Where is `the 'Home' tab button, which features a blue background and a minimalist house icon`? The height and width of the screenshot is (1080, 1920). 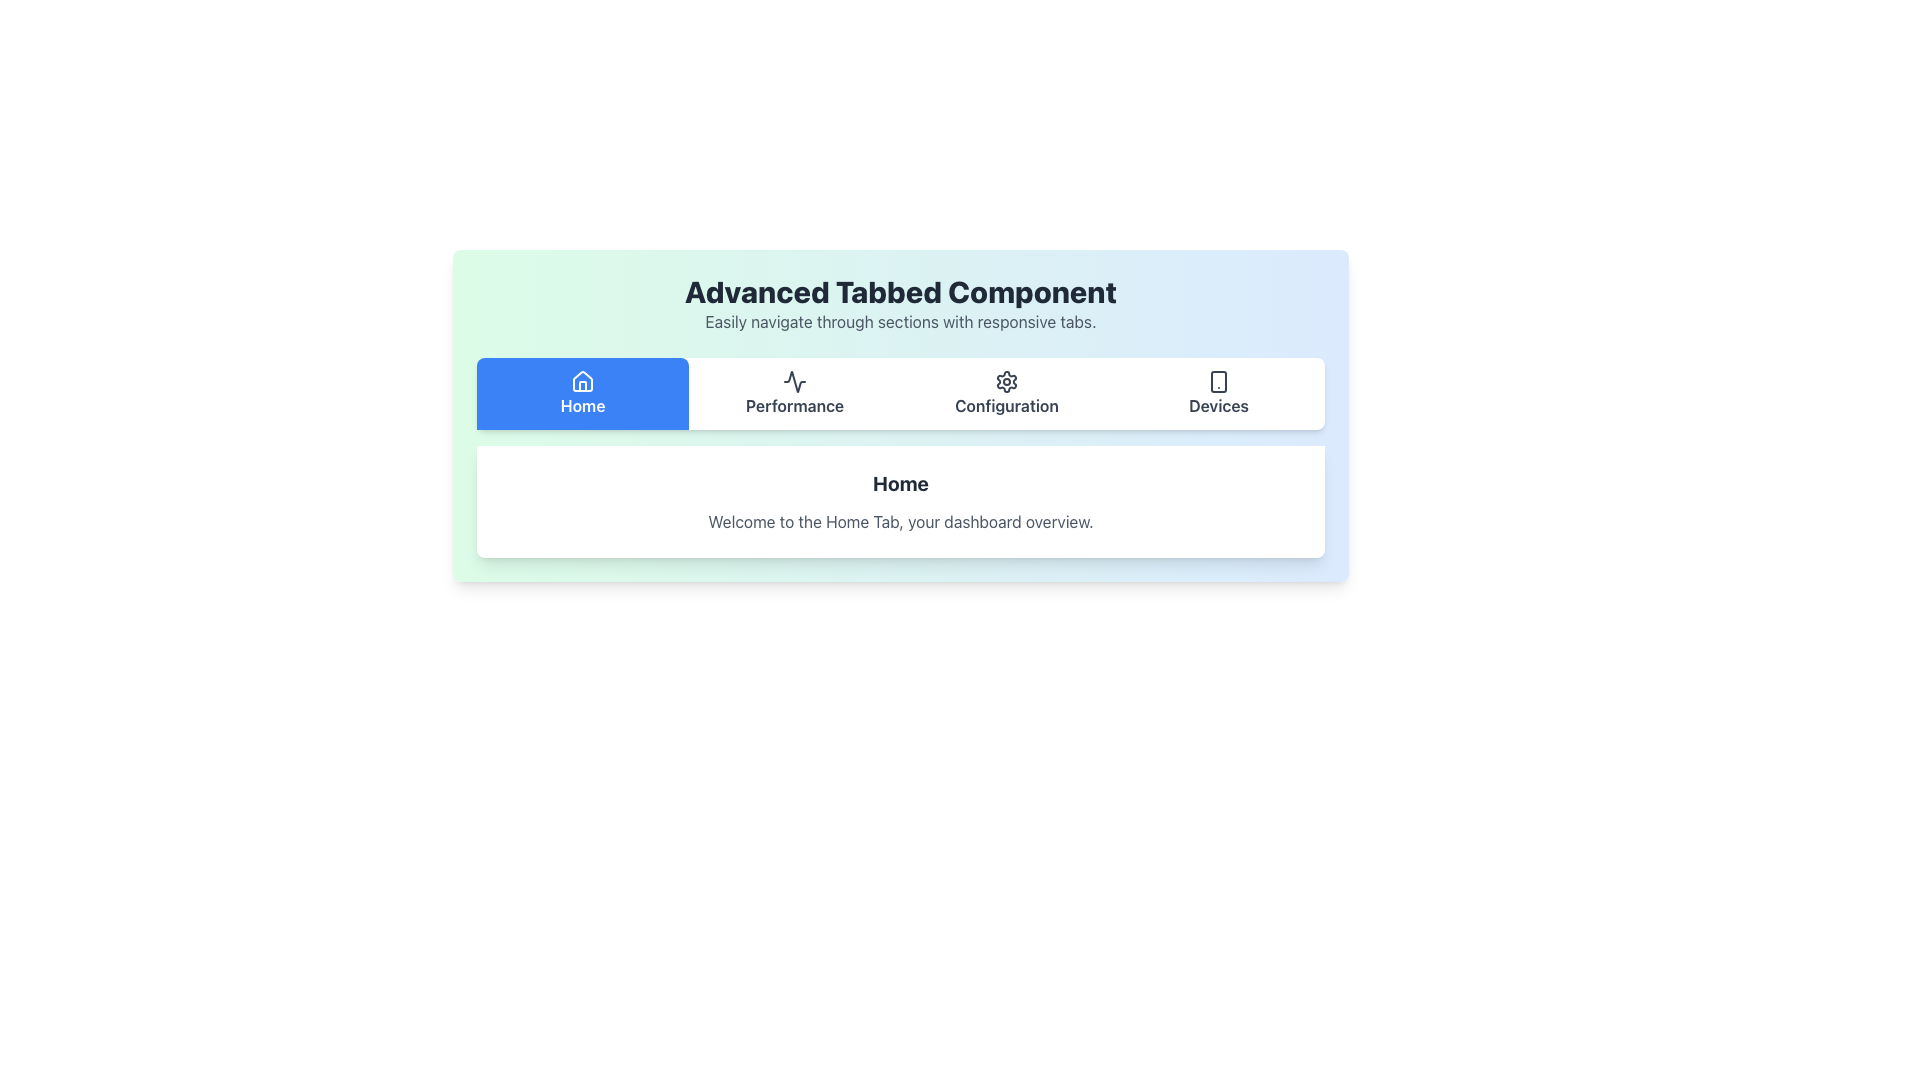
the 'Home' tab button, which features a blue background and a minimalist house icon is located at coordinates (581, 393).